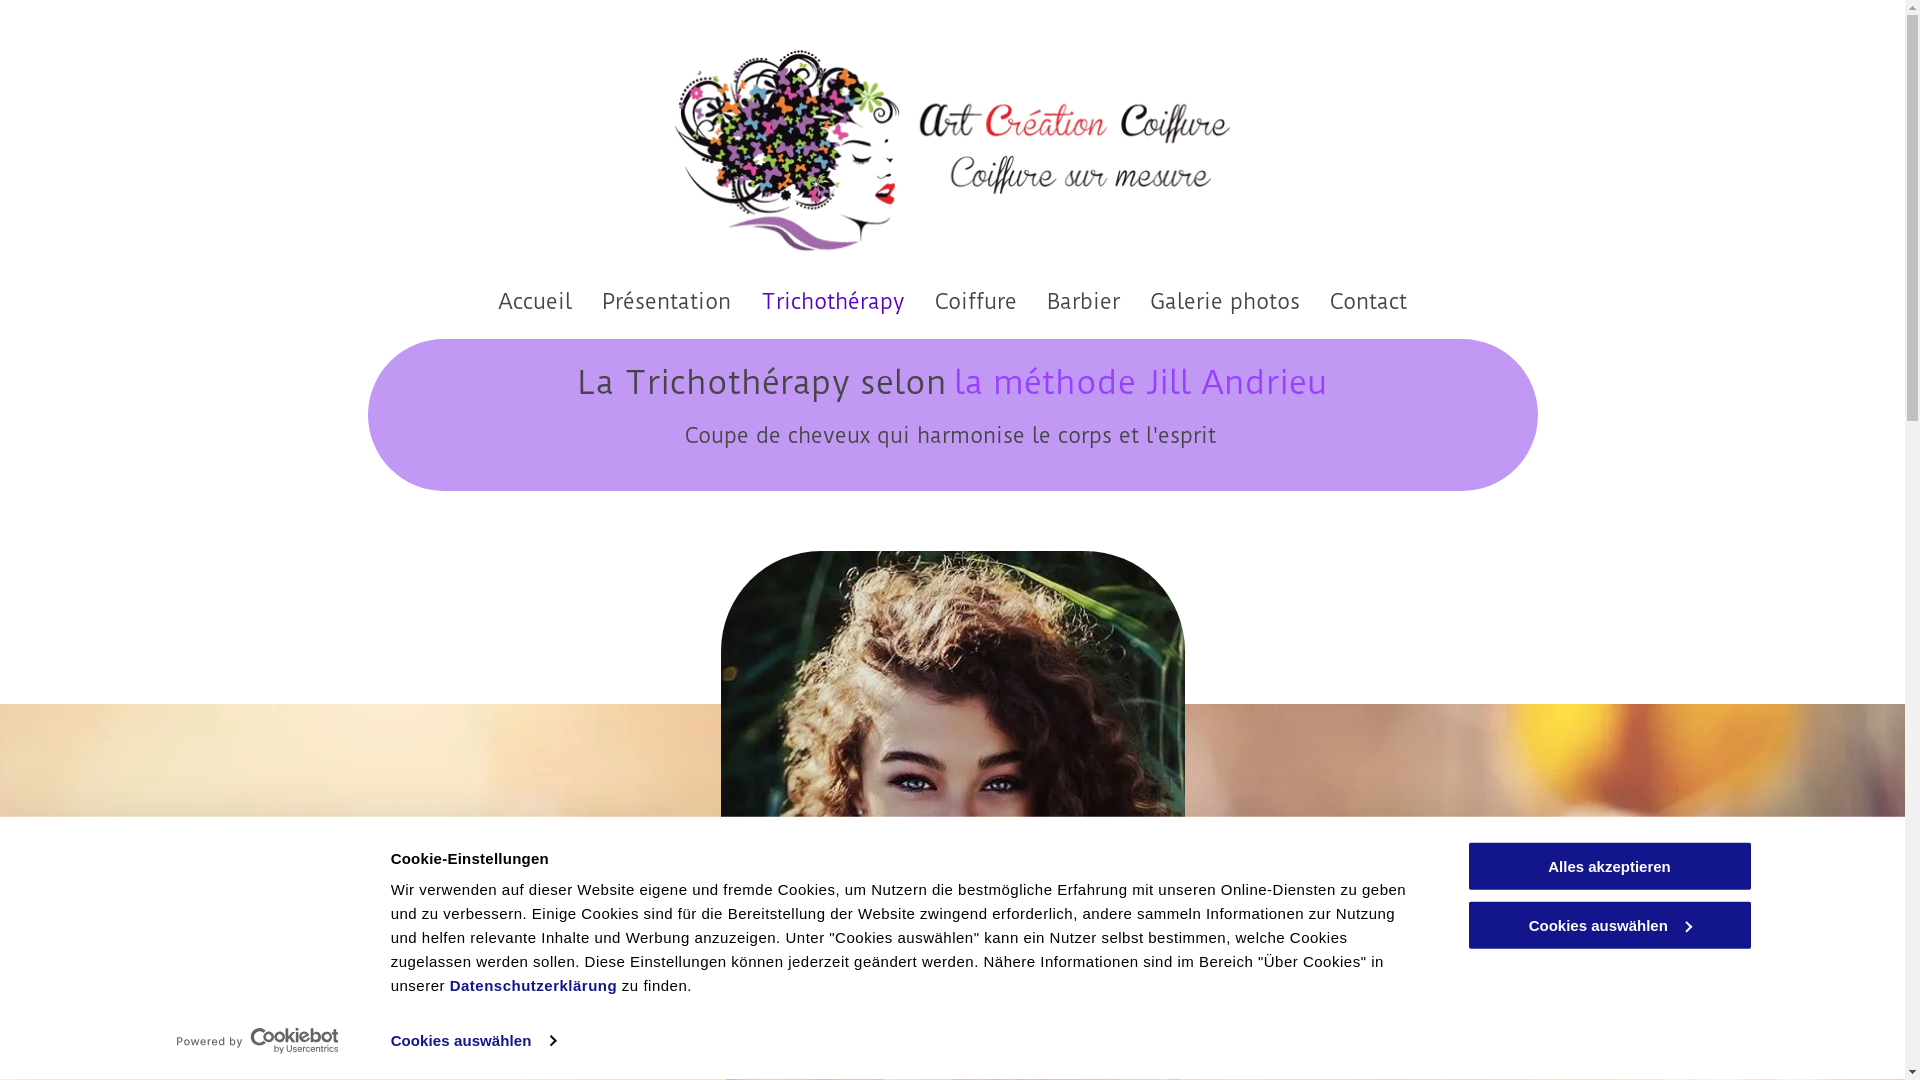 The image size is (1920, 1080). What do you see at coordinates (1608, 865) in the screenshot?
I see `'Alles akzeptieren'` at bounding box center [1608, 865].